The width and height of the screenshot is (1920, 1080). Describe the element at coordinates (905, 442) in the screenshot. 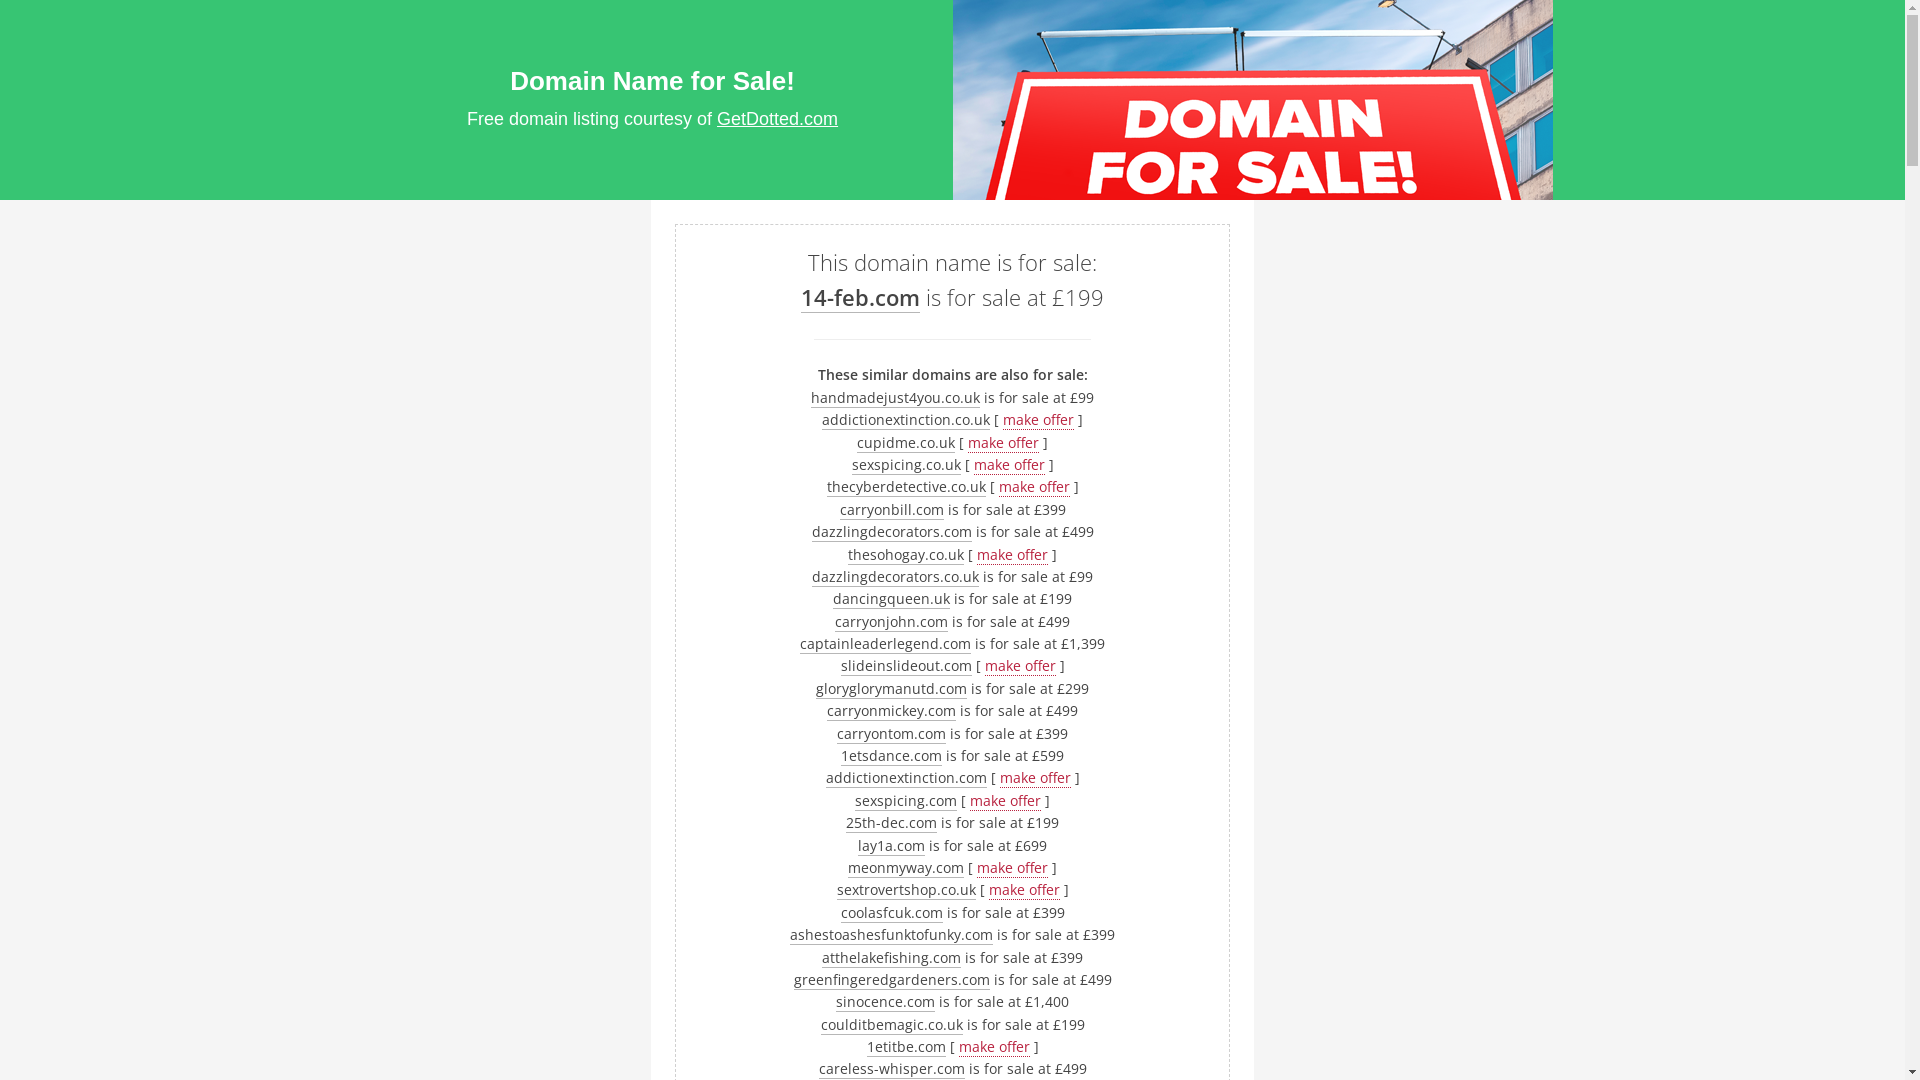

I see `'cupidme.co.uk'` at that location.